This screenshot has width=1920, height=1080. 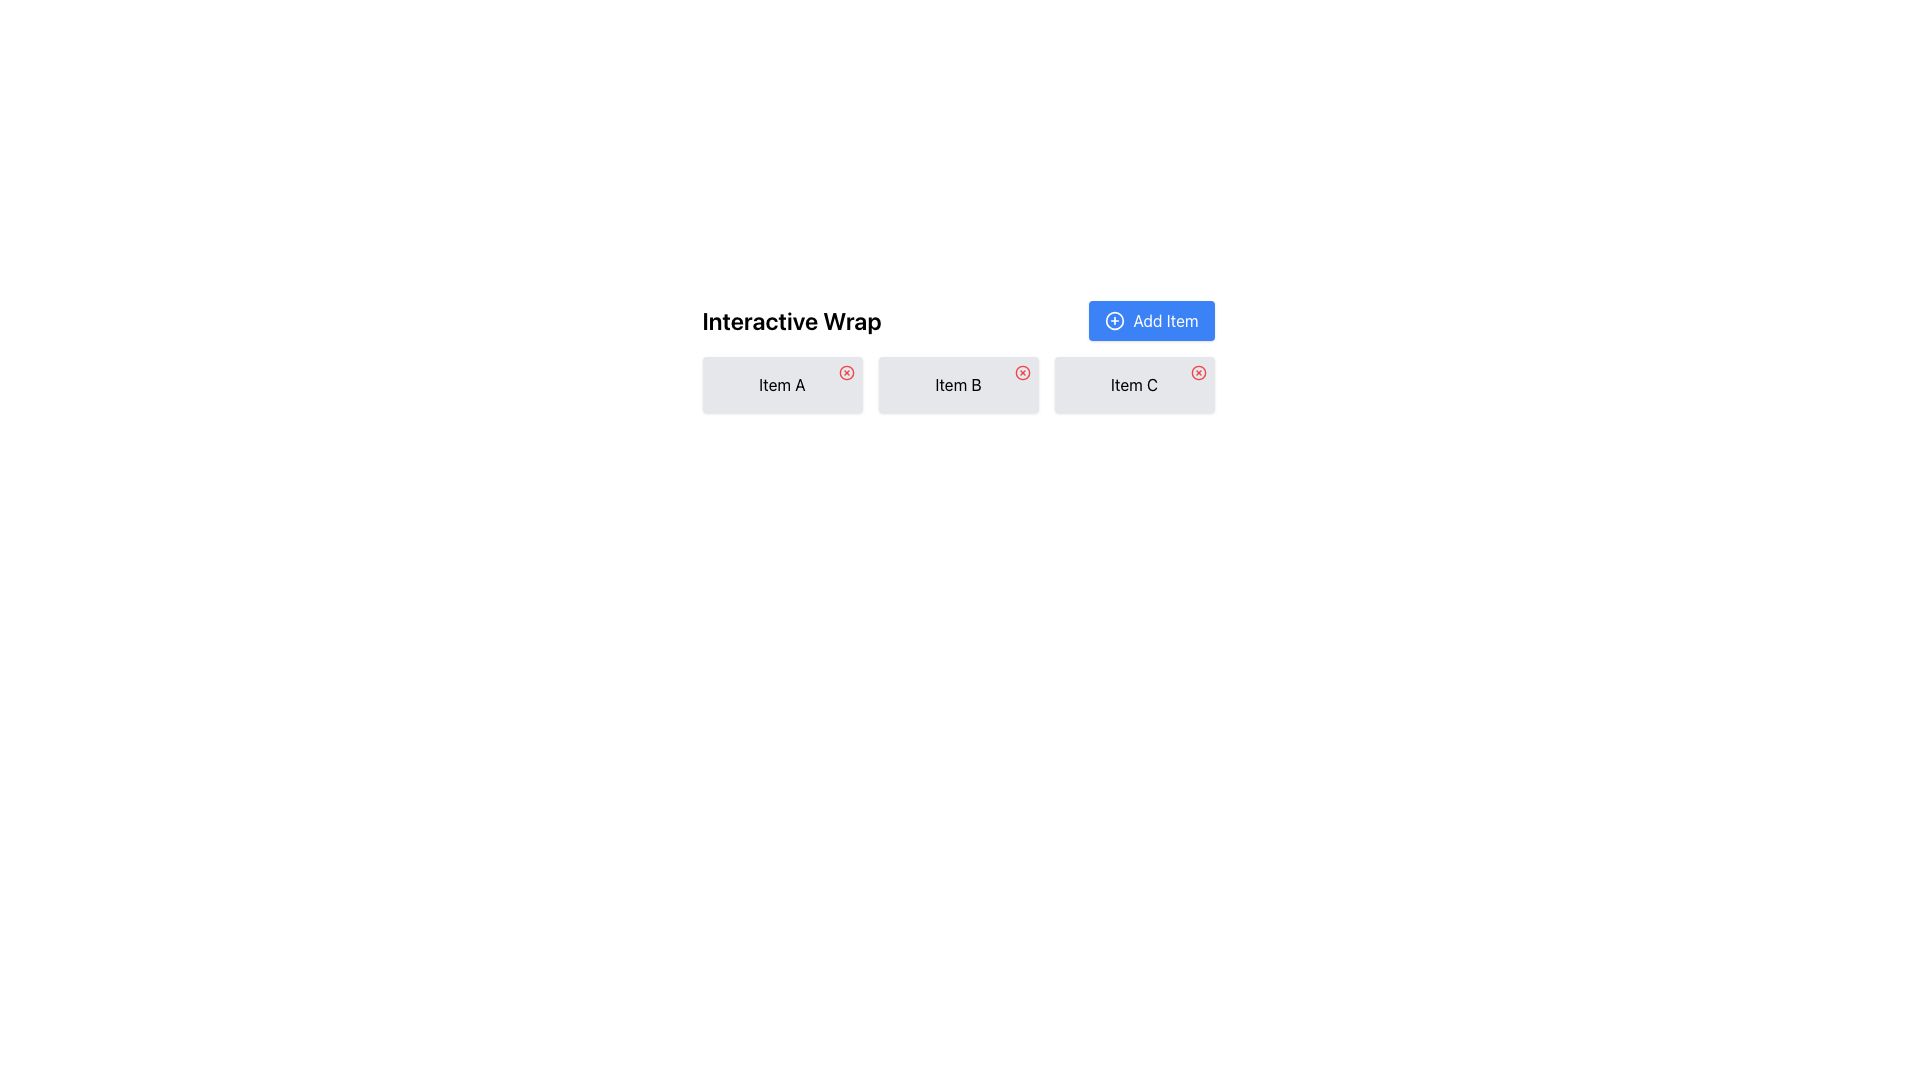 What do you see at coordinates (1114, 319) in the screenshot?
I see `the 'Add Item' button which features a circular outline, a cross, and a plus symbol, located to the right of the items labeled 'Item A', 'Item B', and 'Item C'` at bounding box center [1114, 319].